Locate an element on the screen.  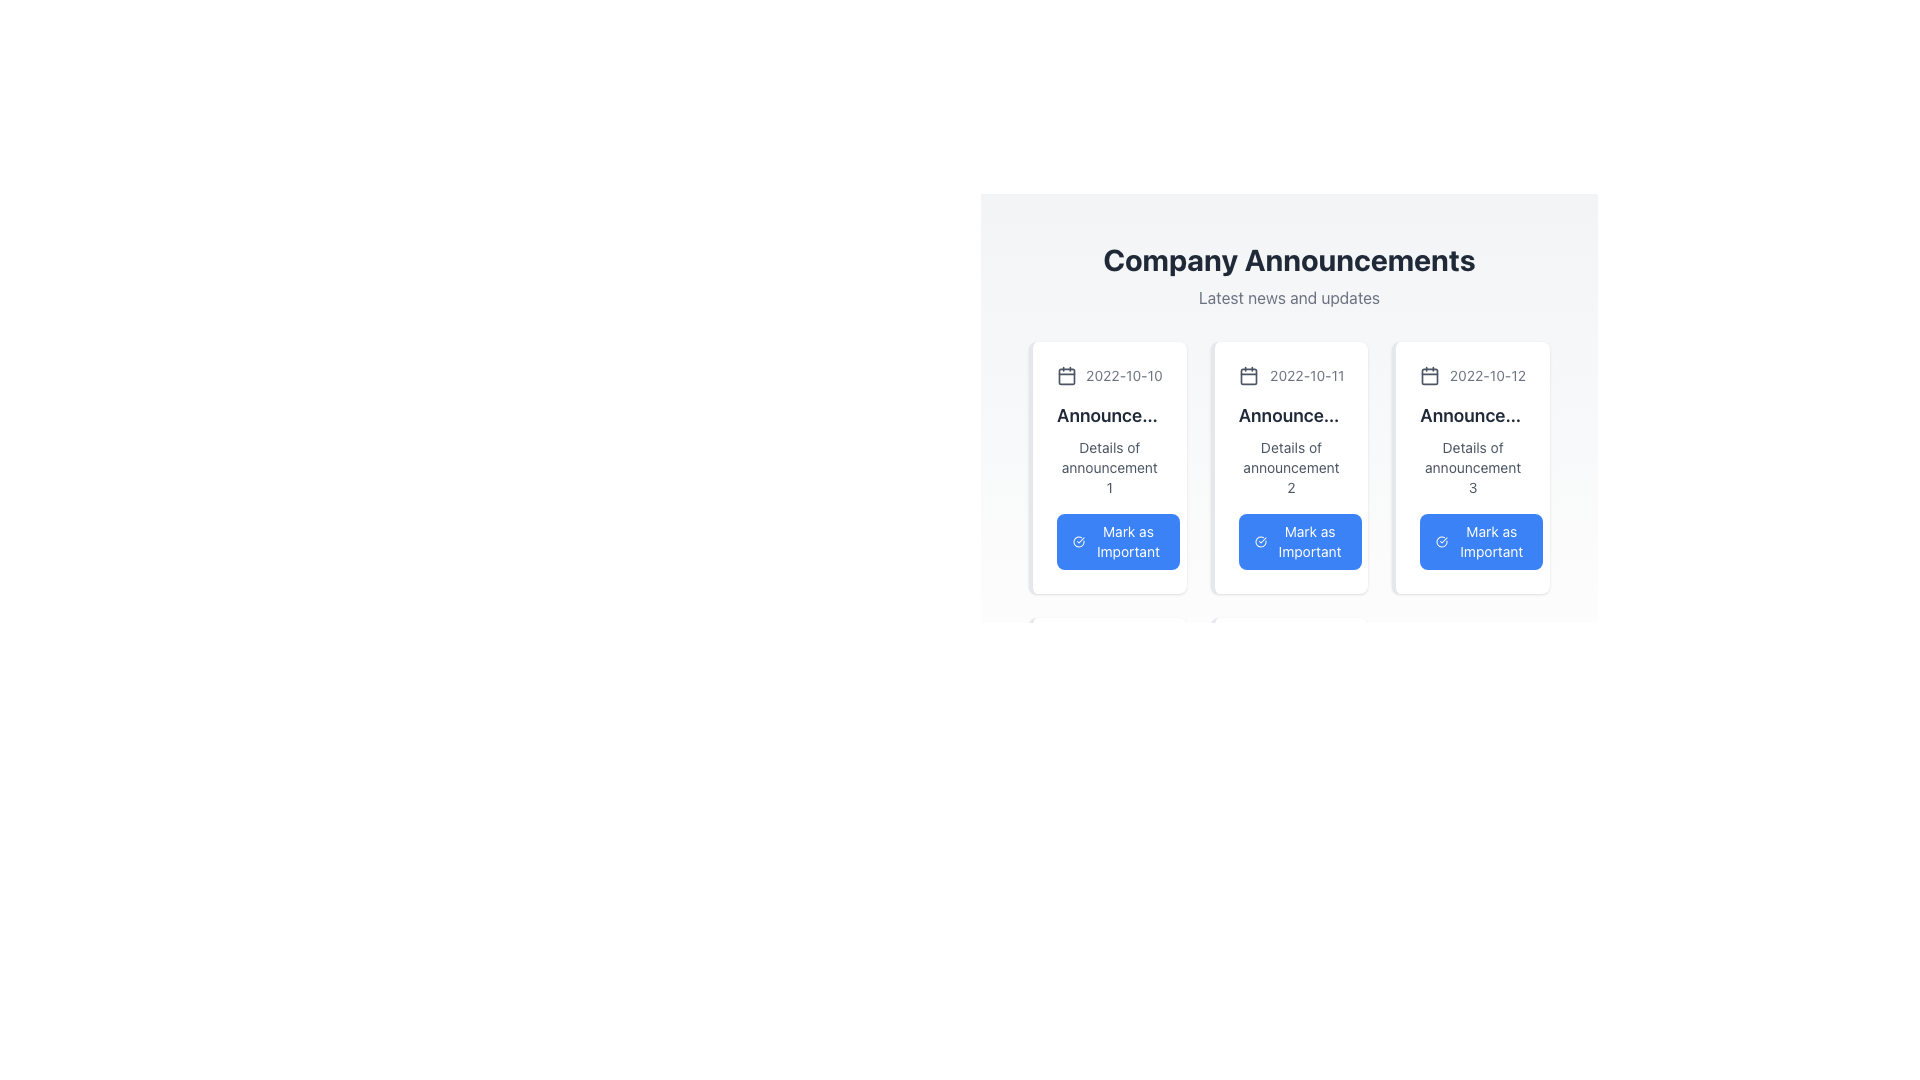
the circular icon with a checkmark symbol, located to the right of the 'Mark as Important' button in the third column of announcements is located at coordinates (1442, 542).